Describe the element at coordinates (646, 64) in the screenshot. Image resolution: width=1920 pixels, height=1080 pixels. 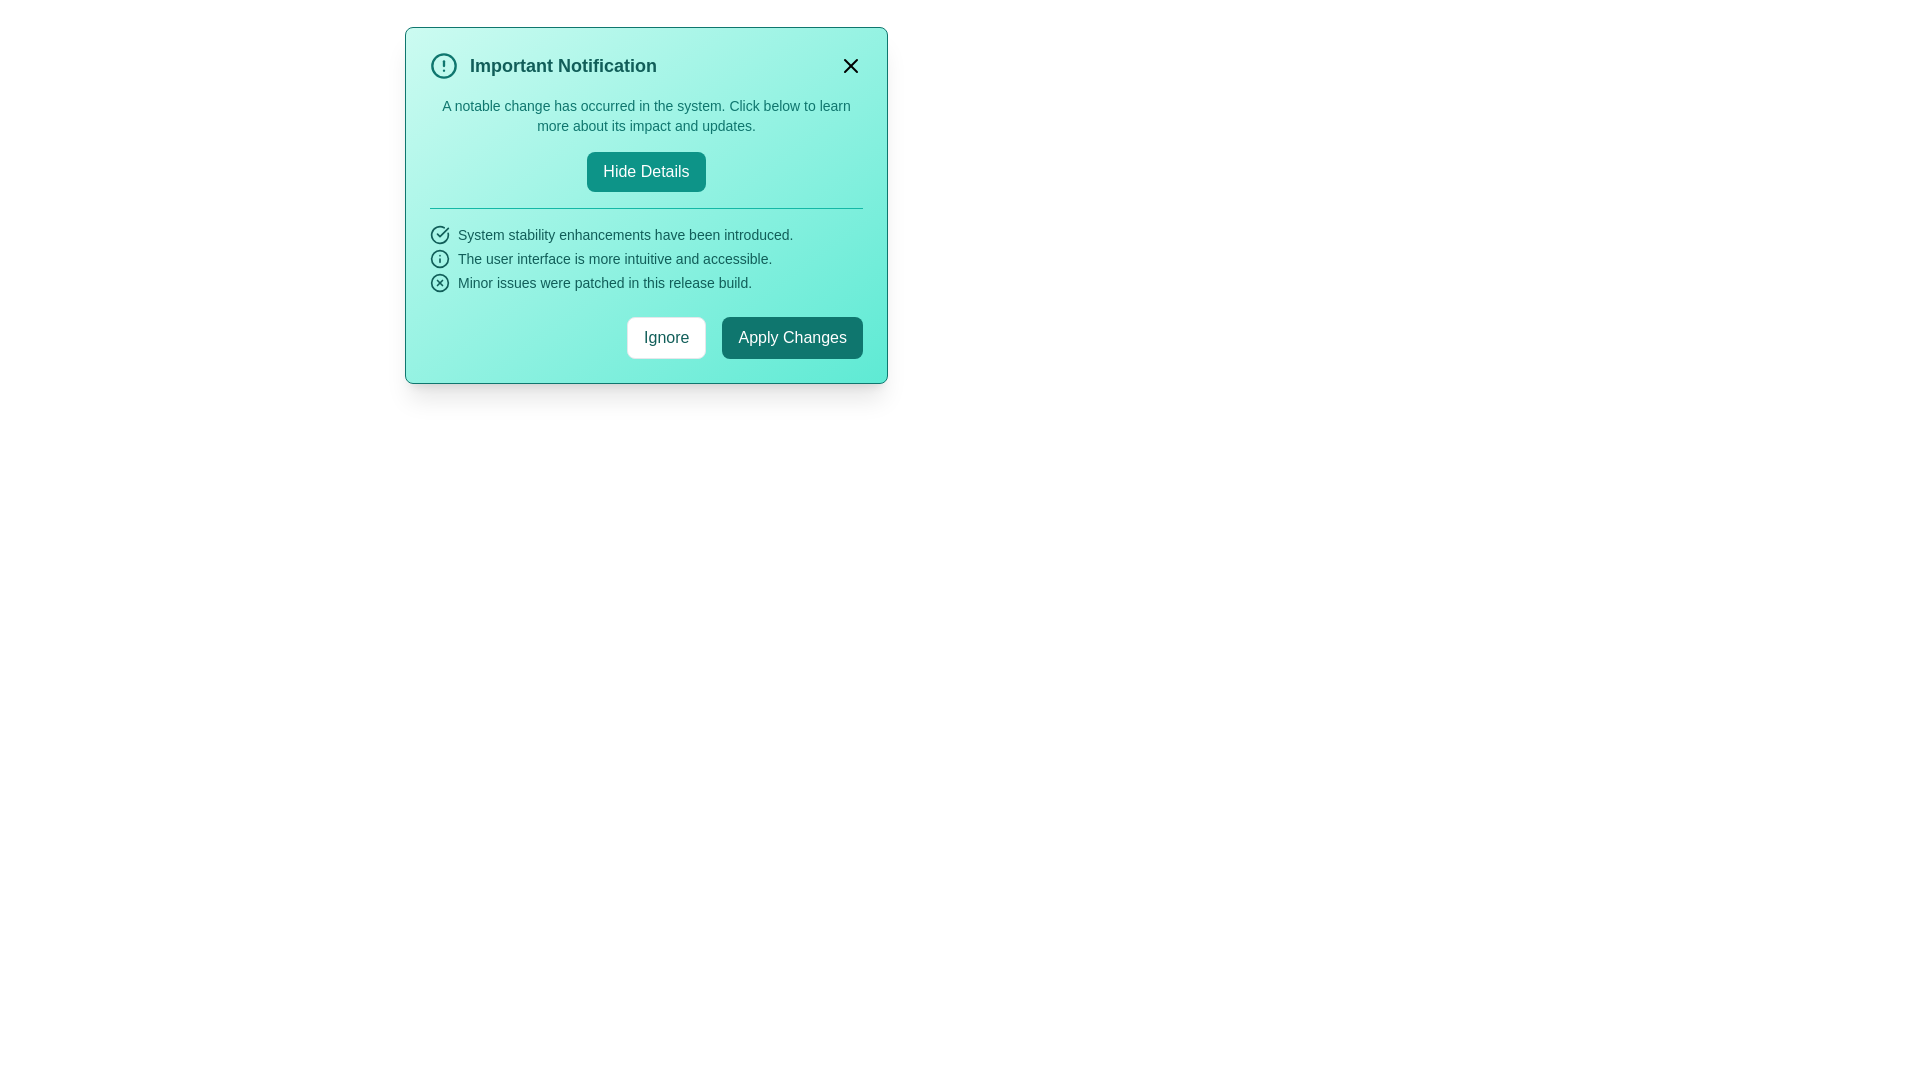
I see `the 'Important Notification' text with the teal-colored exclamation icon` at that location.